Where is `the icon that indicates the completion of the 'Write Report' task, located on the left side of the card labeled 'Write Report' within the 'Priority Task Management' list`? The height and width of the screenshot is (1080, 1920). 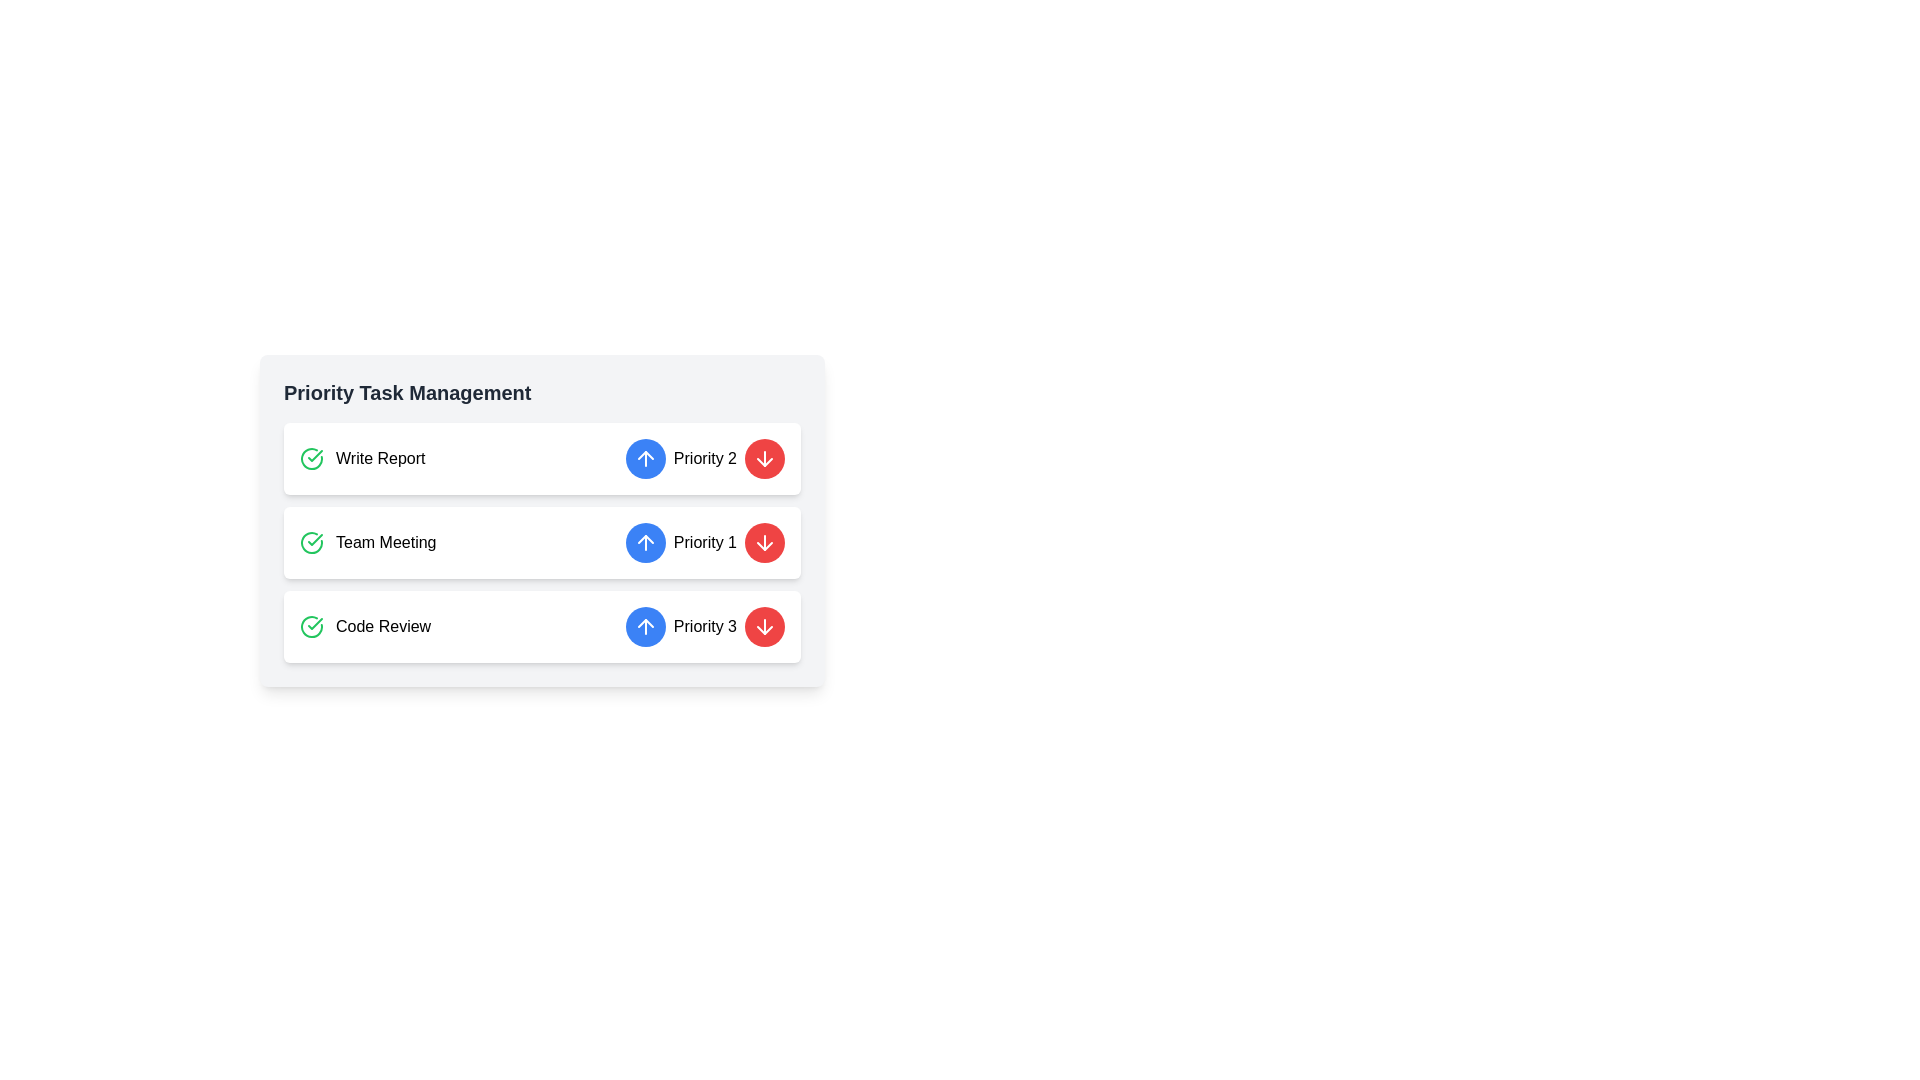 the icon that indicates the completion of the 'Write Report' task, located on the left side of the card labeled 'Write Report' within the 'Priority Task Management' list is located at coordinates (311, 459).